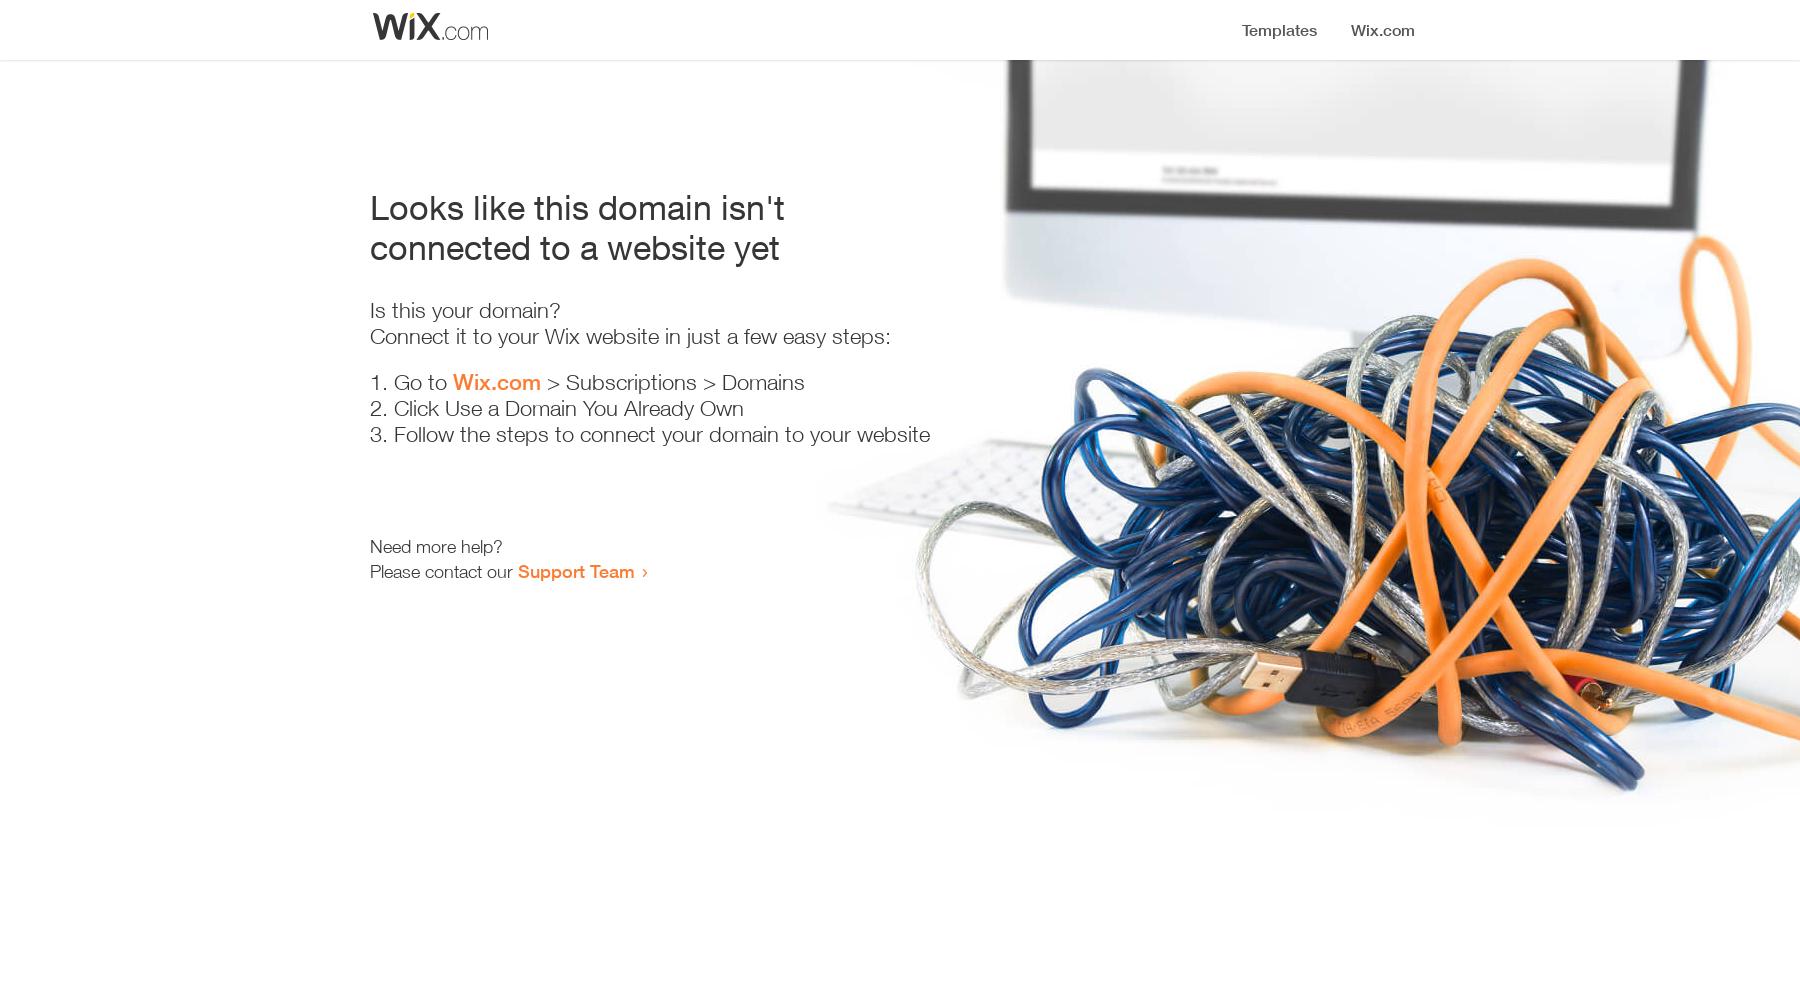 The image size is (1800, 1000). I want to click on 'Wix.com', so click(495, 382).